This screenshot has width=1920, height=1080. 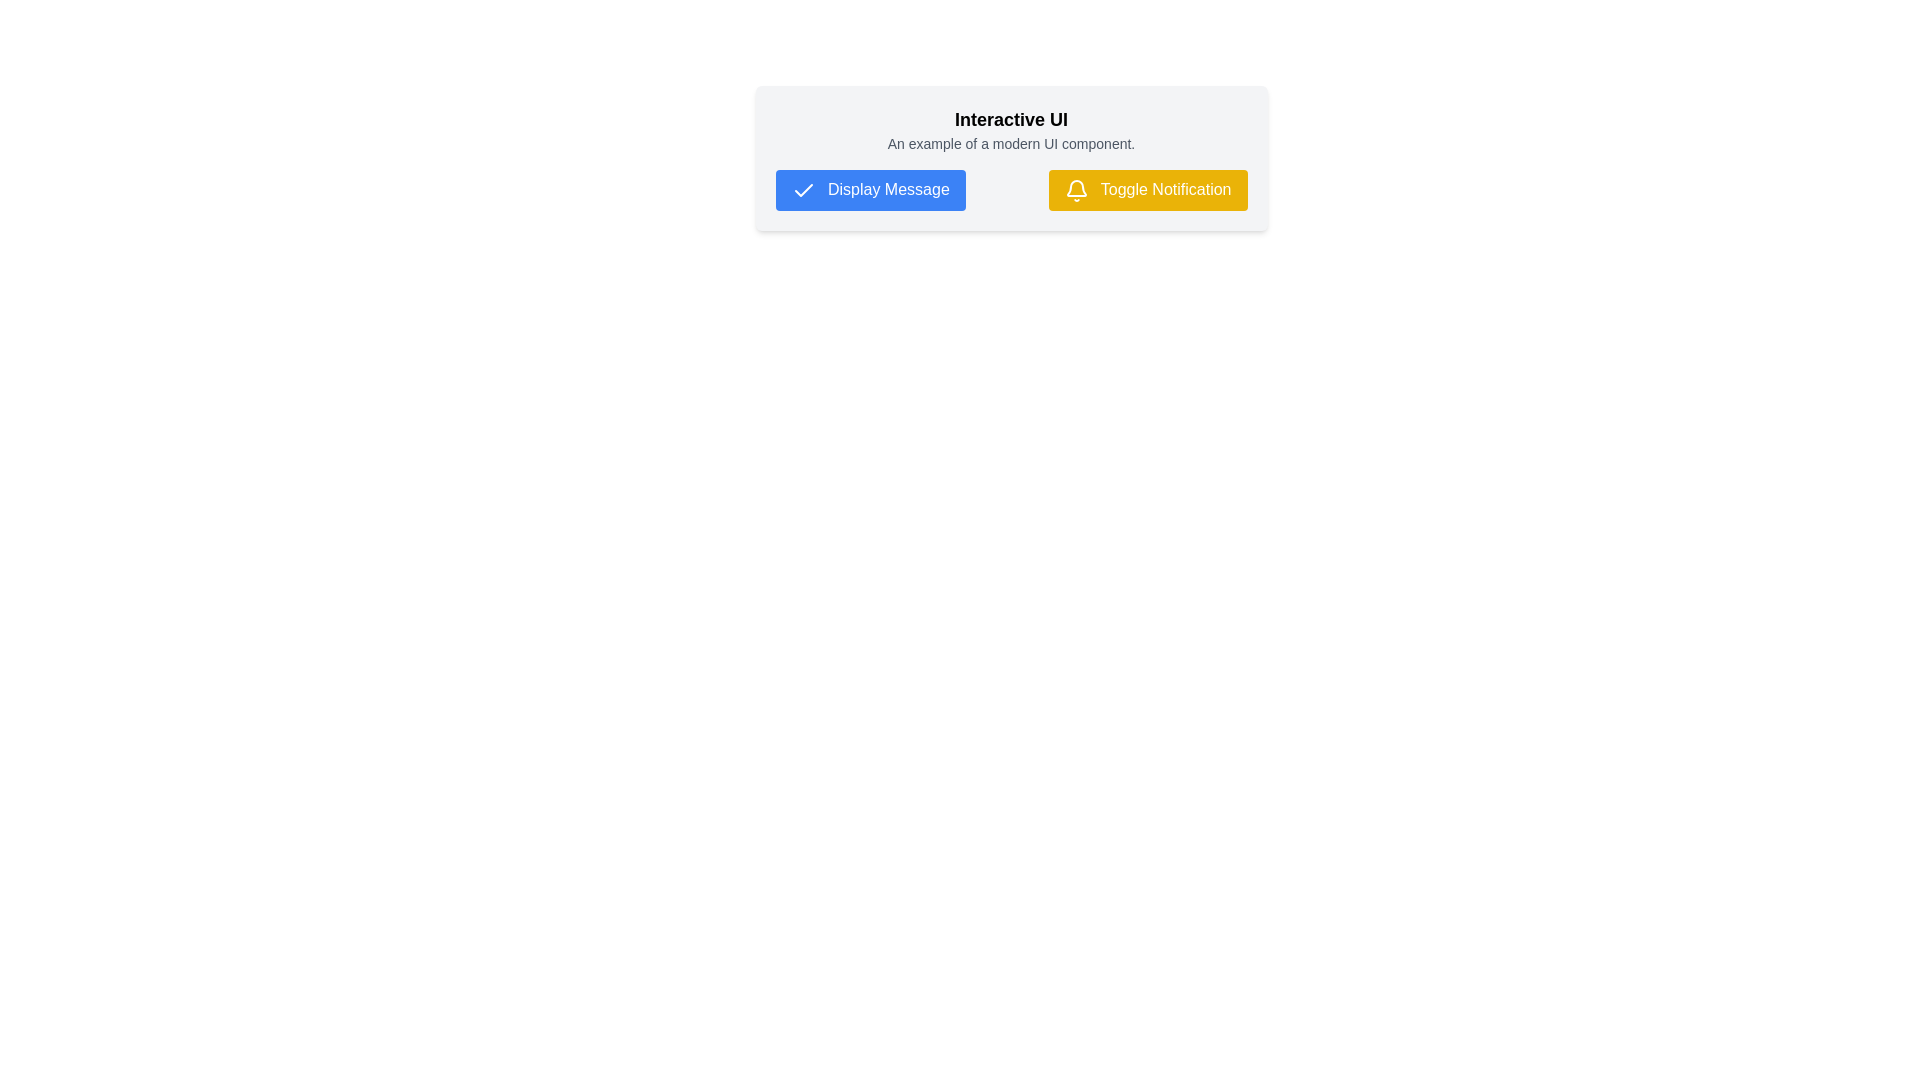 I want to click on the first button in the horizontal group, so click(x=870, y=190).